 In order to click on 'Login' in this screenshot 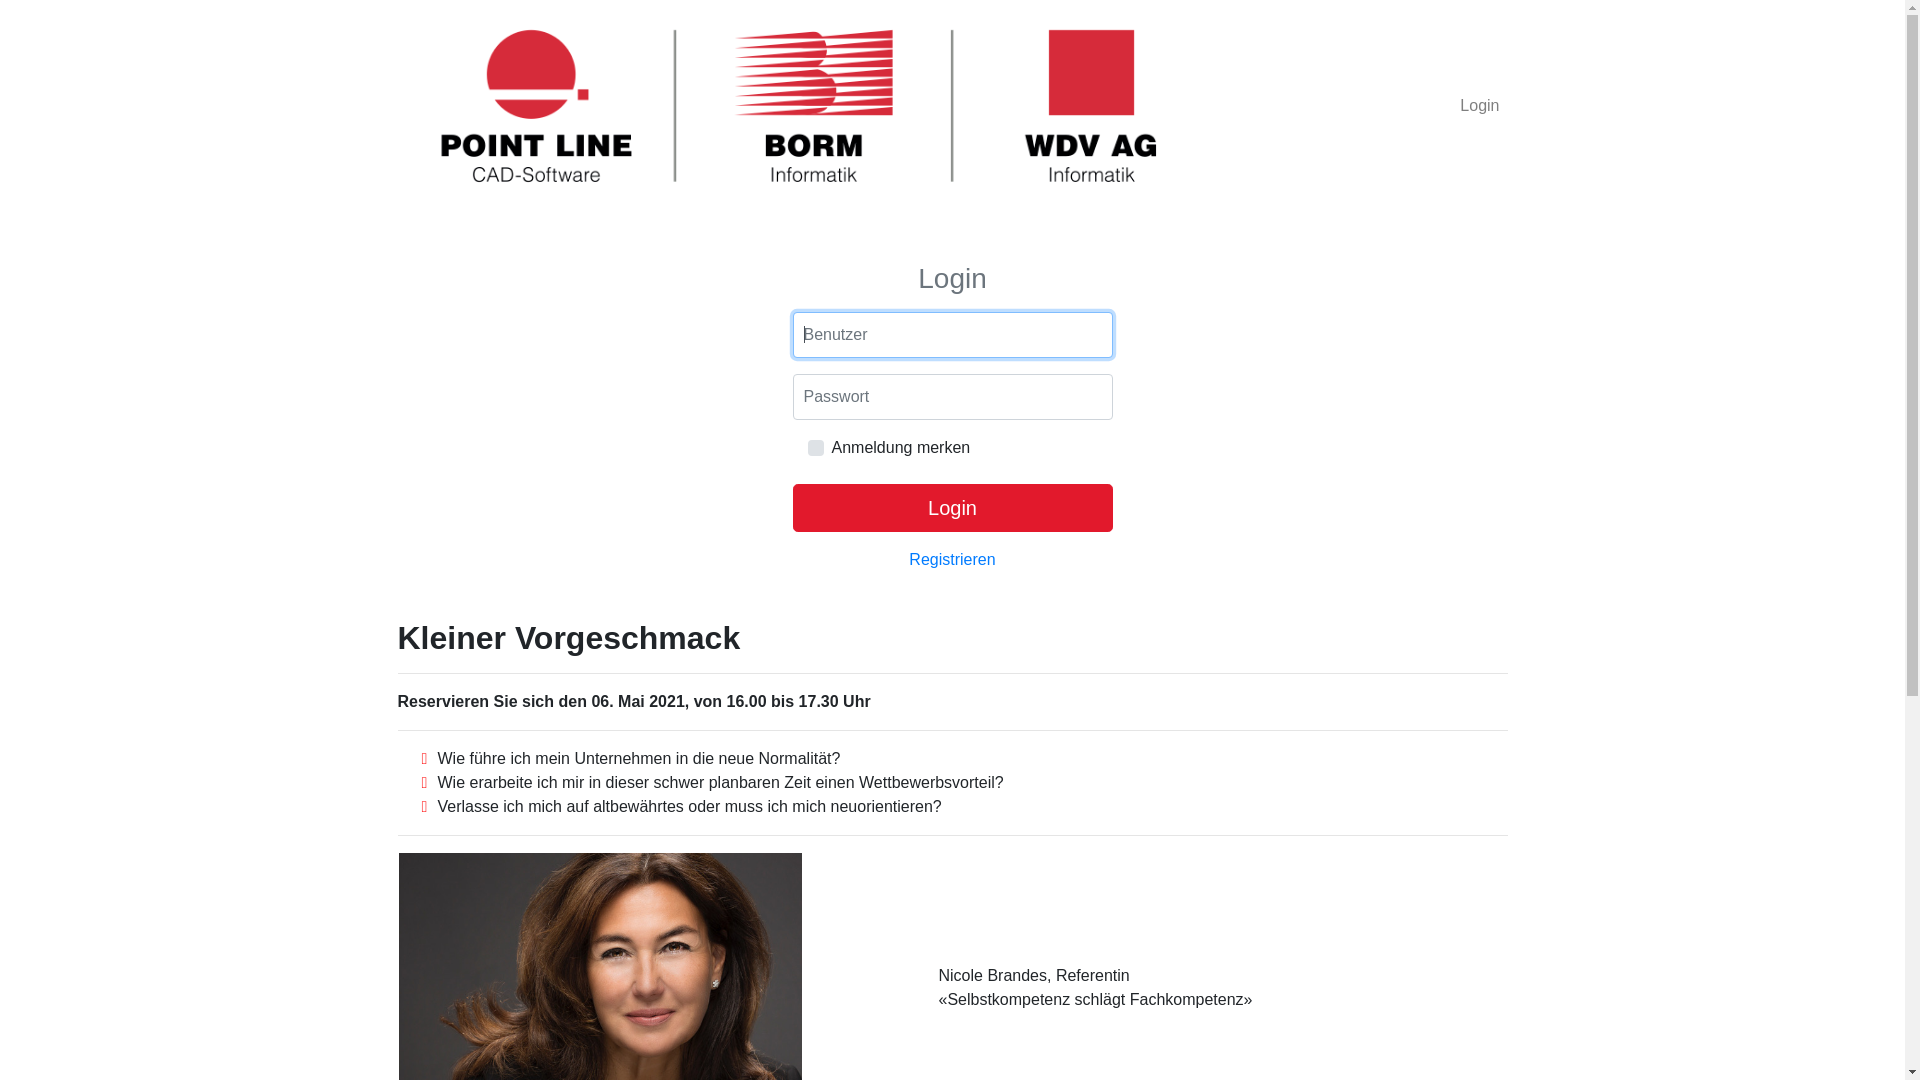, I will do `click(950, 507)`.